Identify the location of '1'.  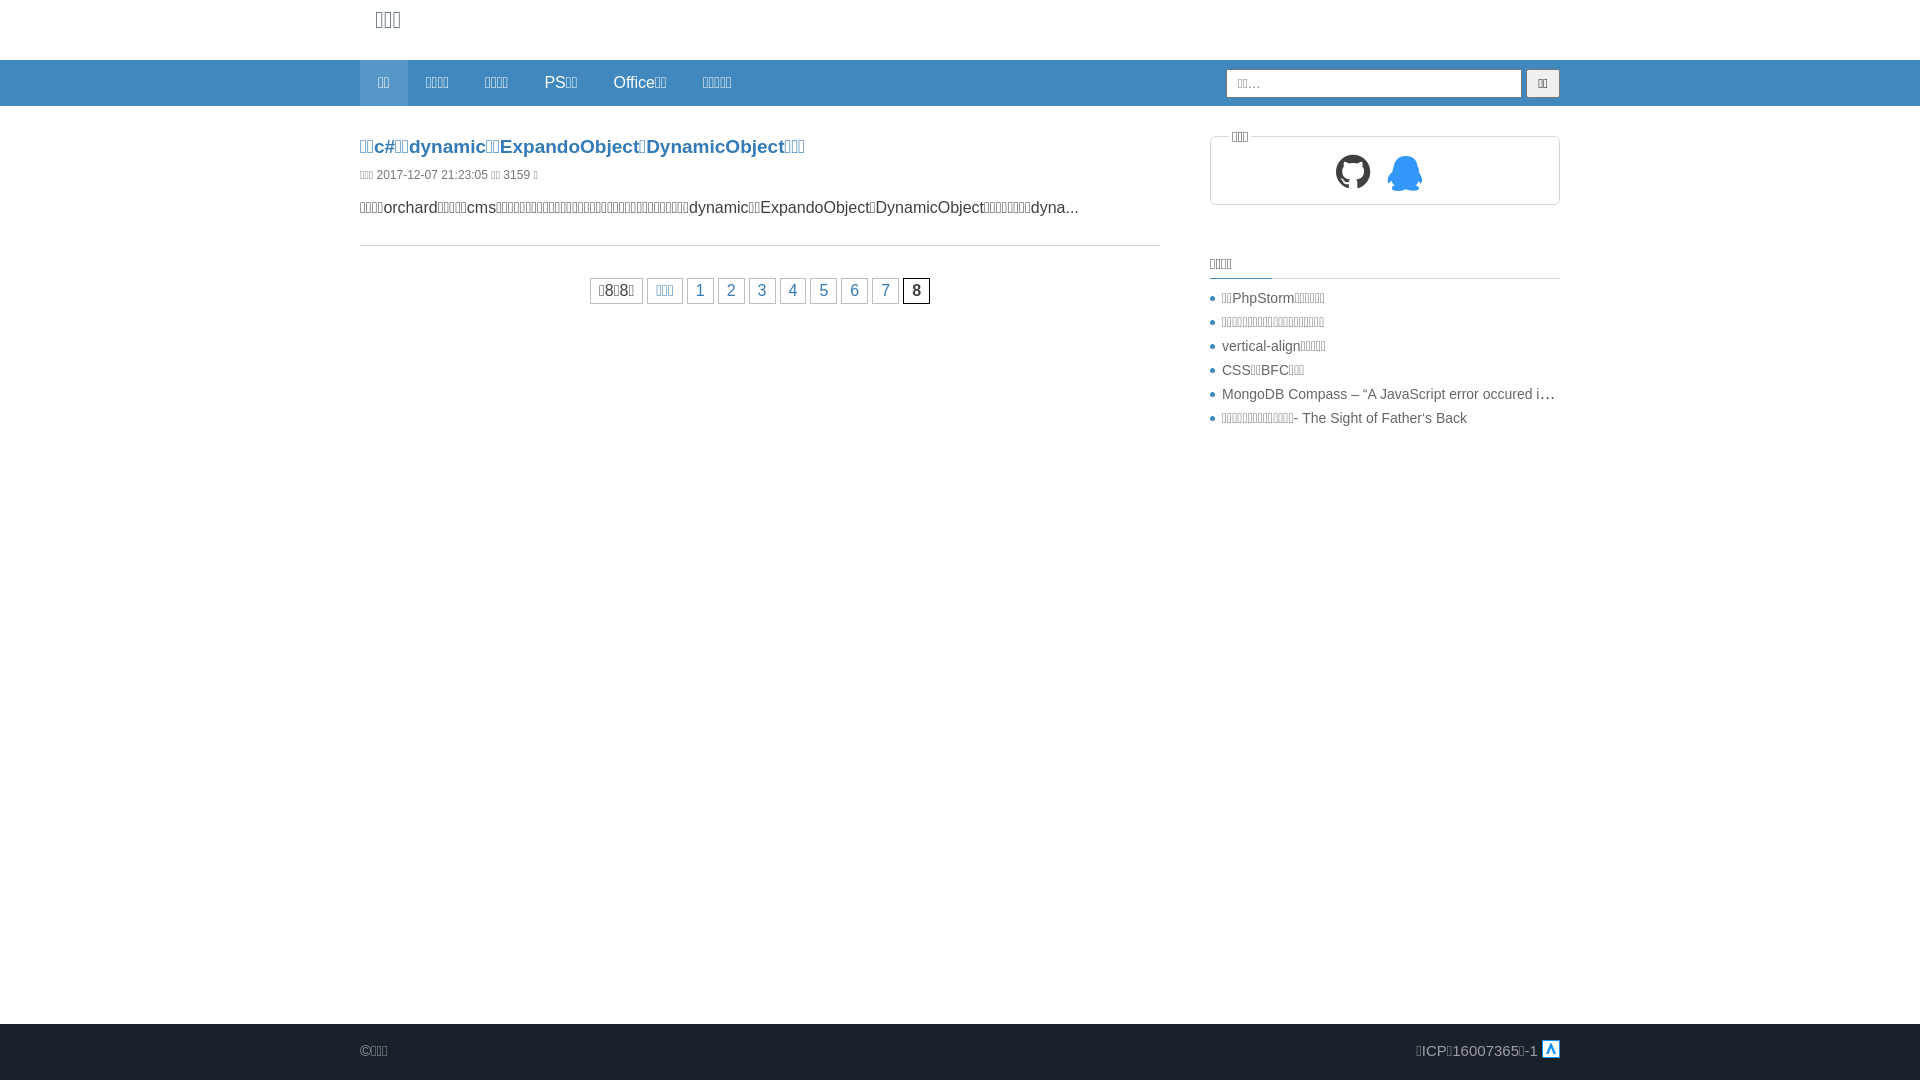
(700, 290).